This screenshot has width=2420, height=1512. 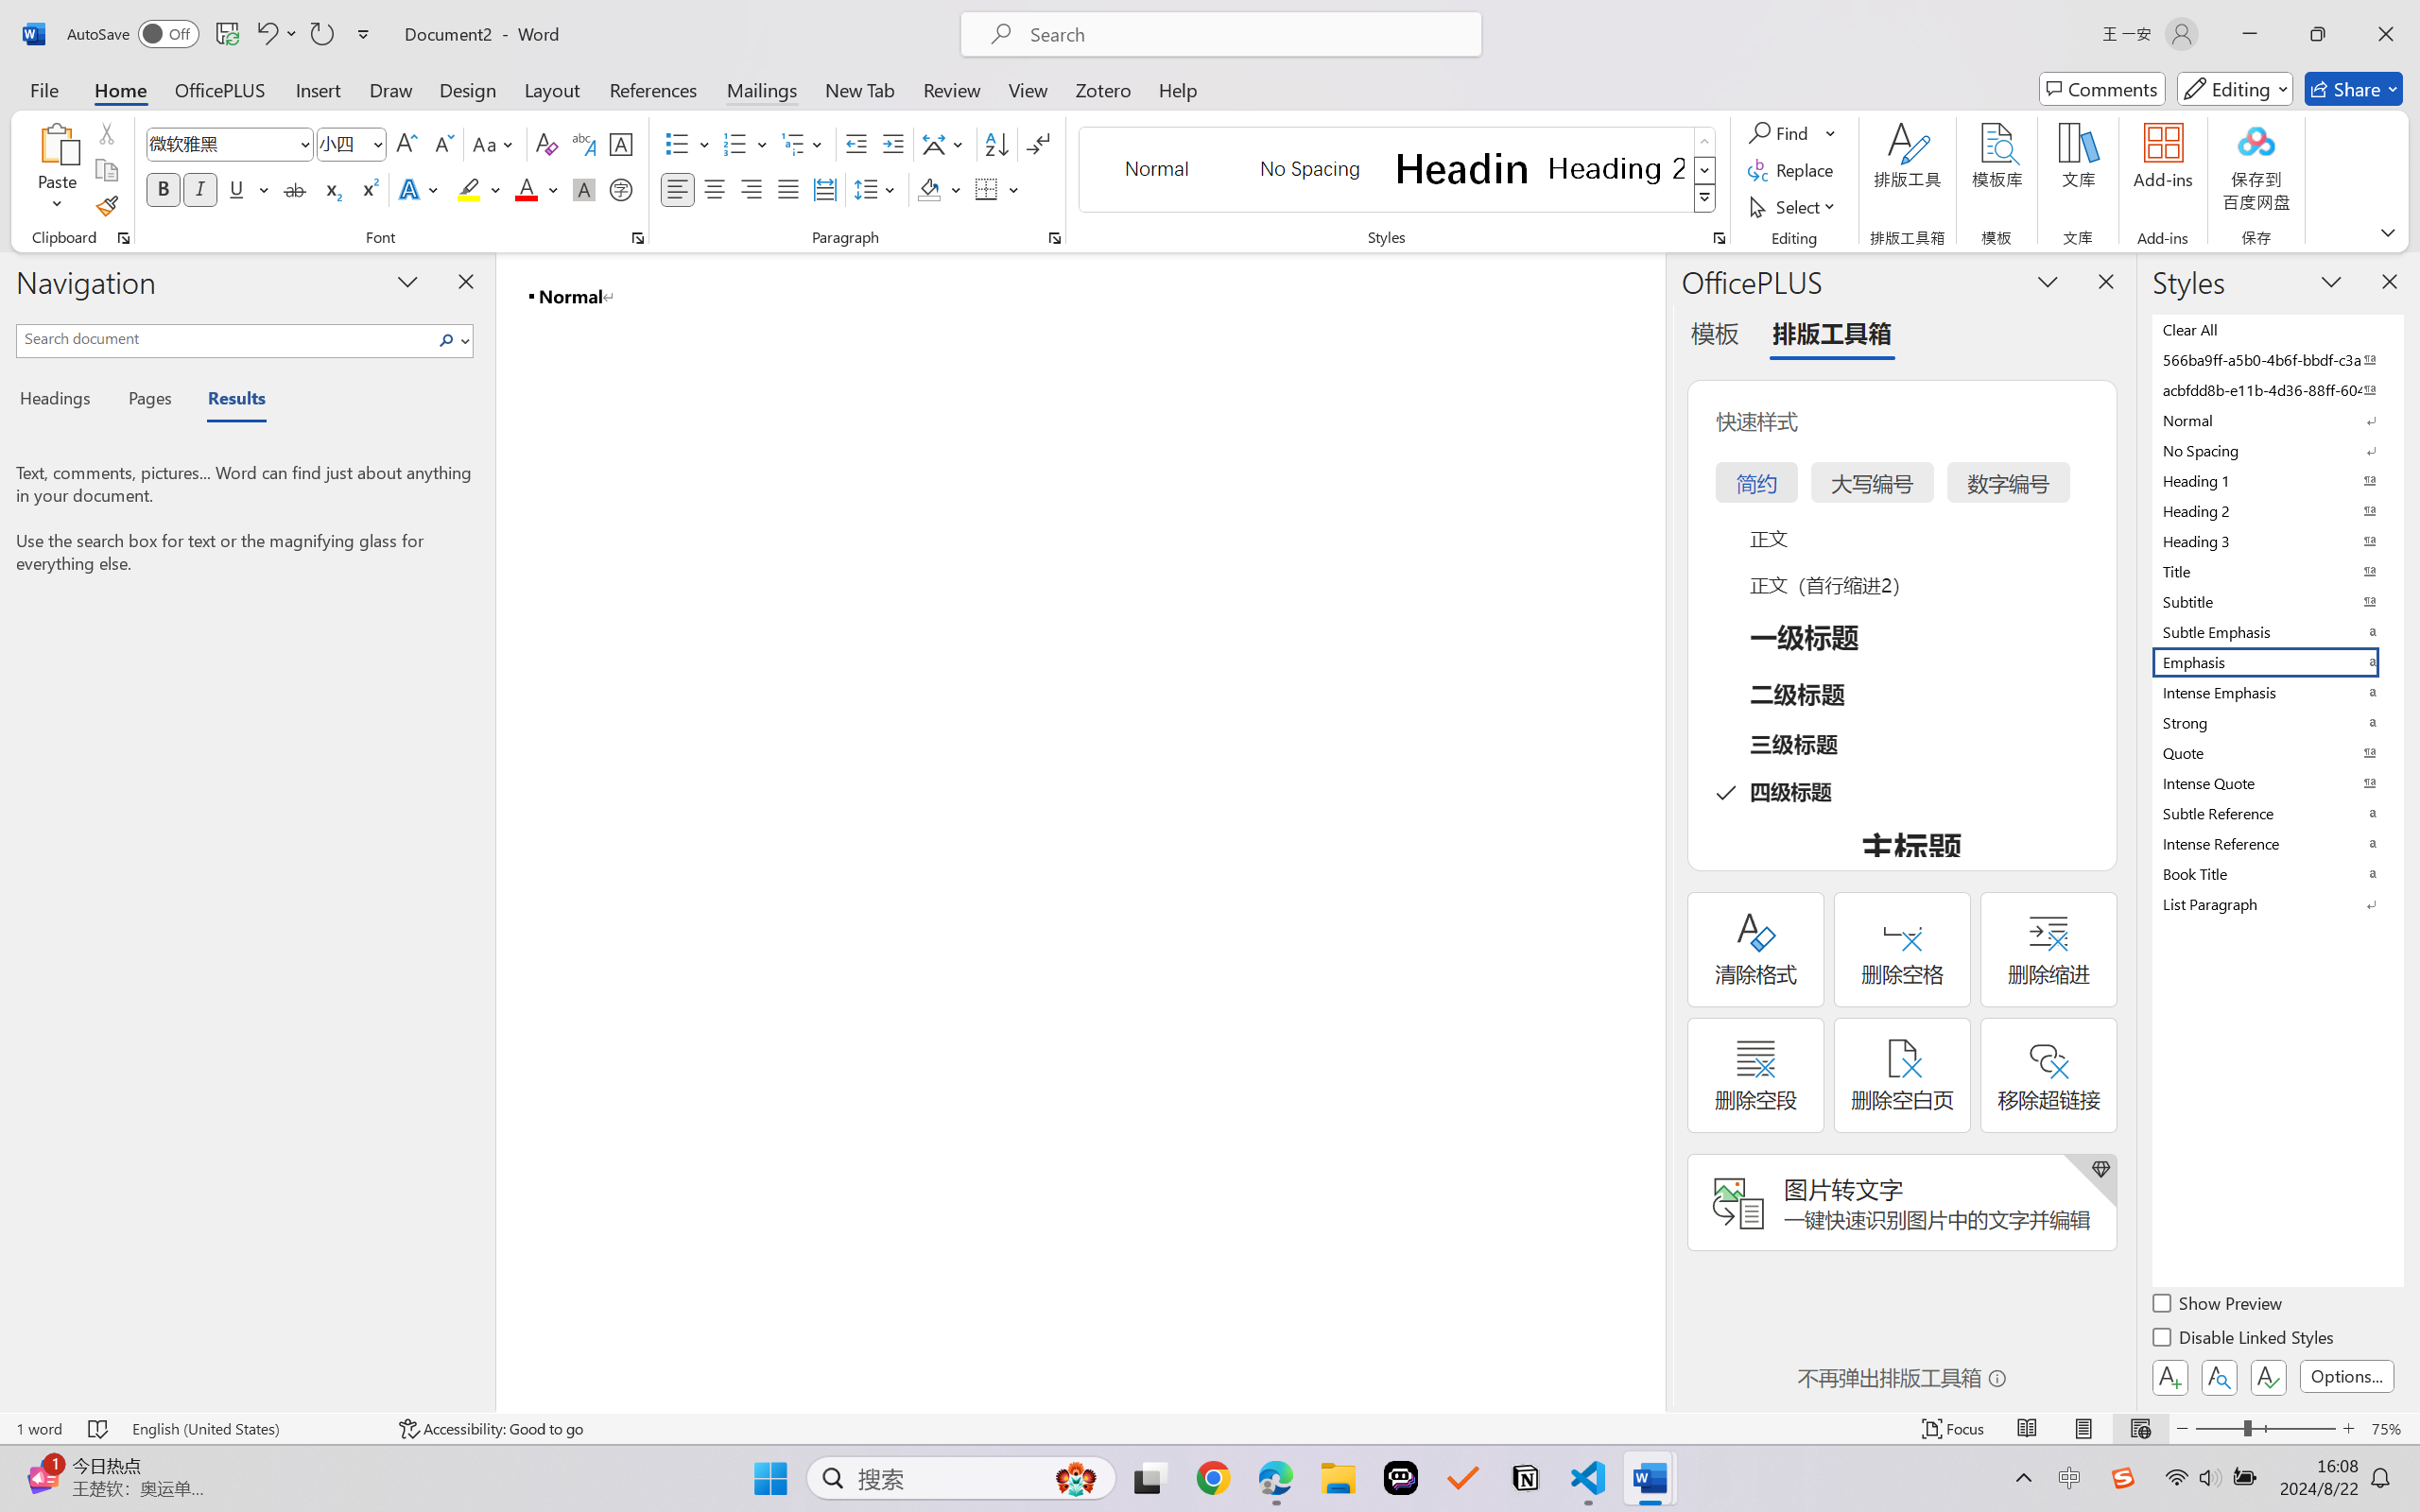 I want to click on 'Paste', so click(x=57, y=143).